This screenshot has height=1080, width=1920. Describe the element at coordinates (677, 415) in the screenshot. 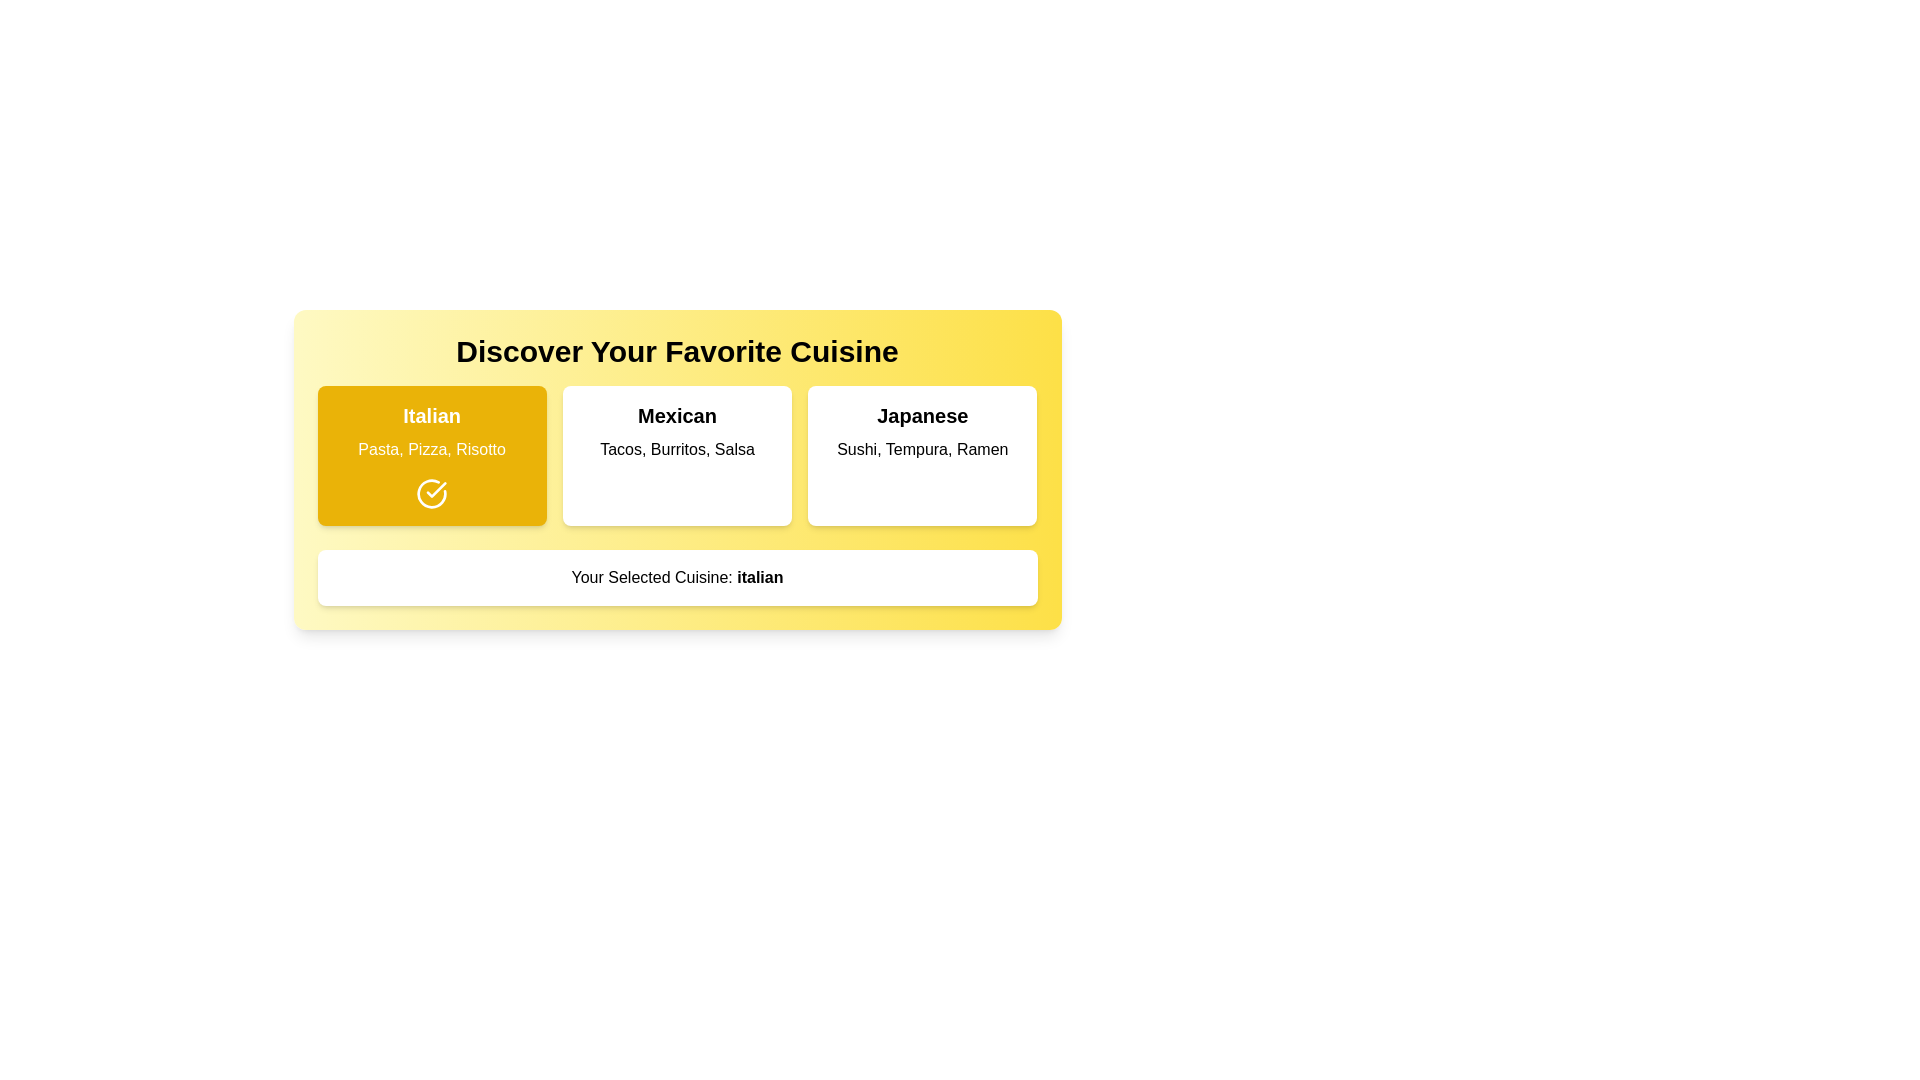

I see `Text label that introduces or categorizes the content specific to Mexican cuisine, located in the middle block above the description 'Tacos, Burritos, Salsa'` at that location.